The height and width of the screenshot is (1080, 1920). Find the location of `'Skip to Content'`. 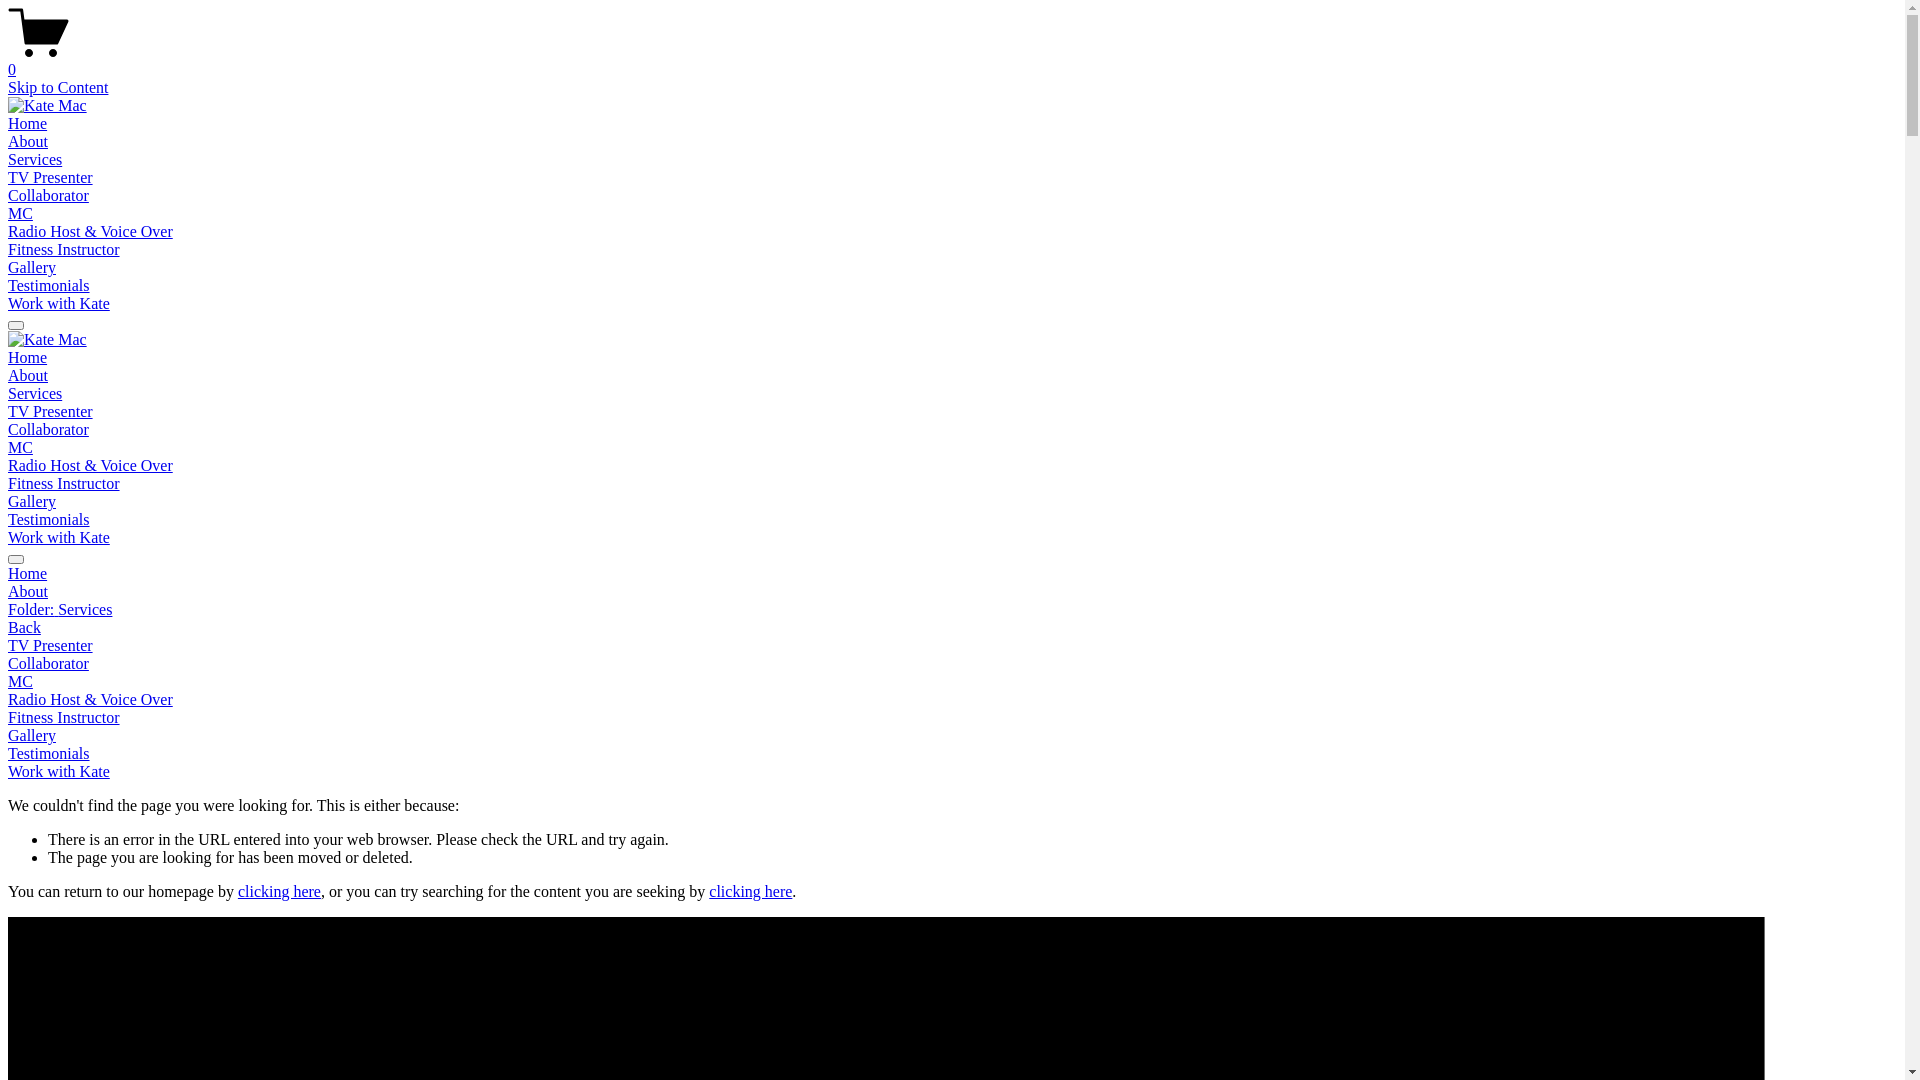

'Skip to Content' is located at coordinates (57, 86).